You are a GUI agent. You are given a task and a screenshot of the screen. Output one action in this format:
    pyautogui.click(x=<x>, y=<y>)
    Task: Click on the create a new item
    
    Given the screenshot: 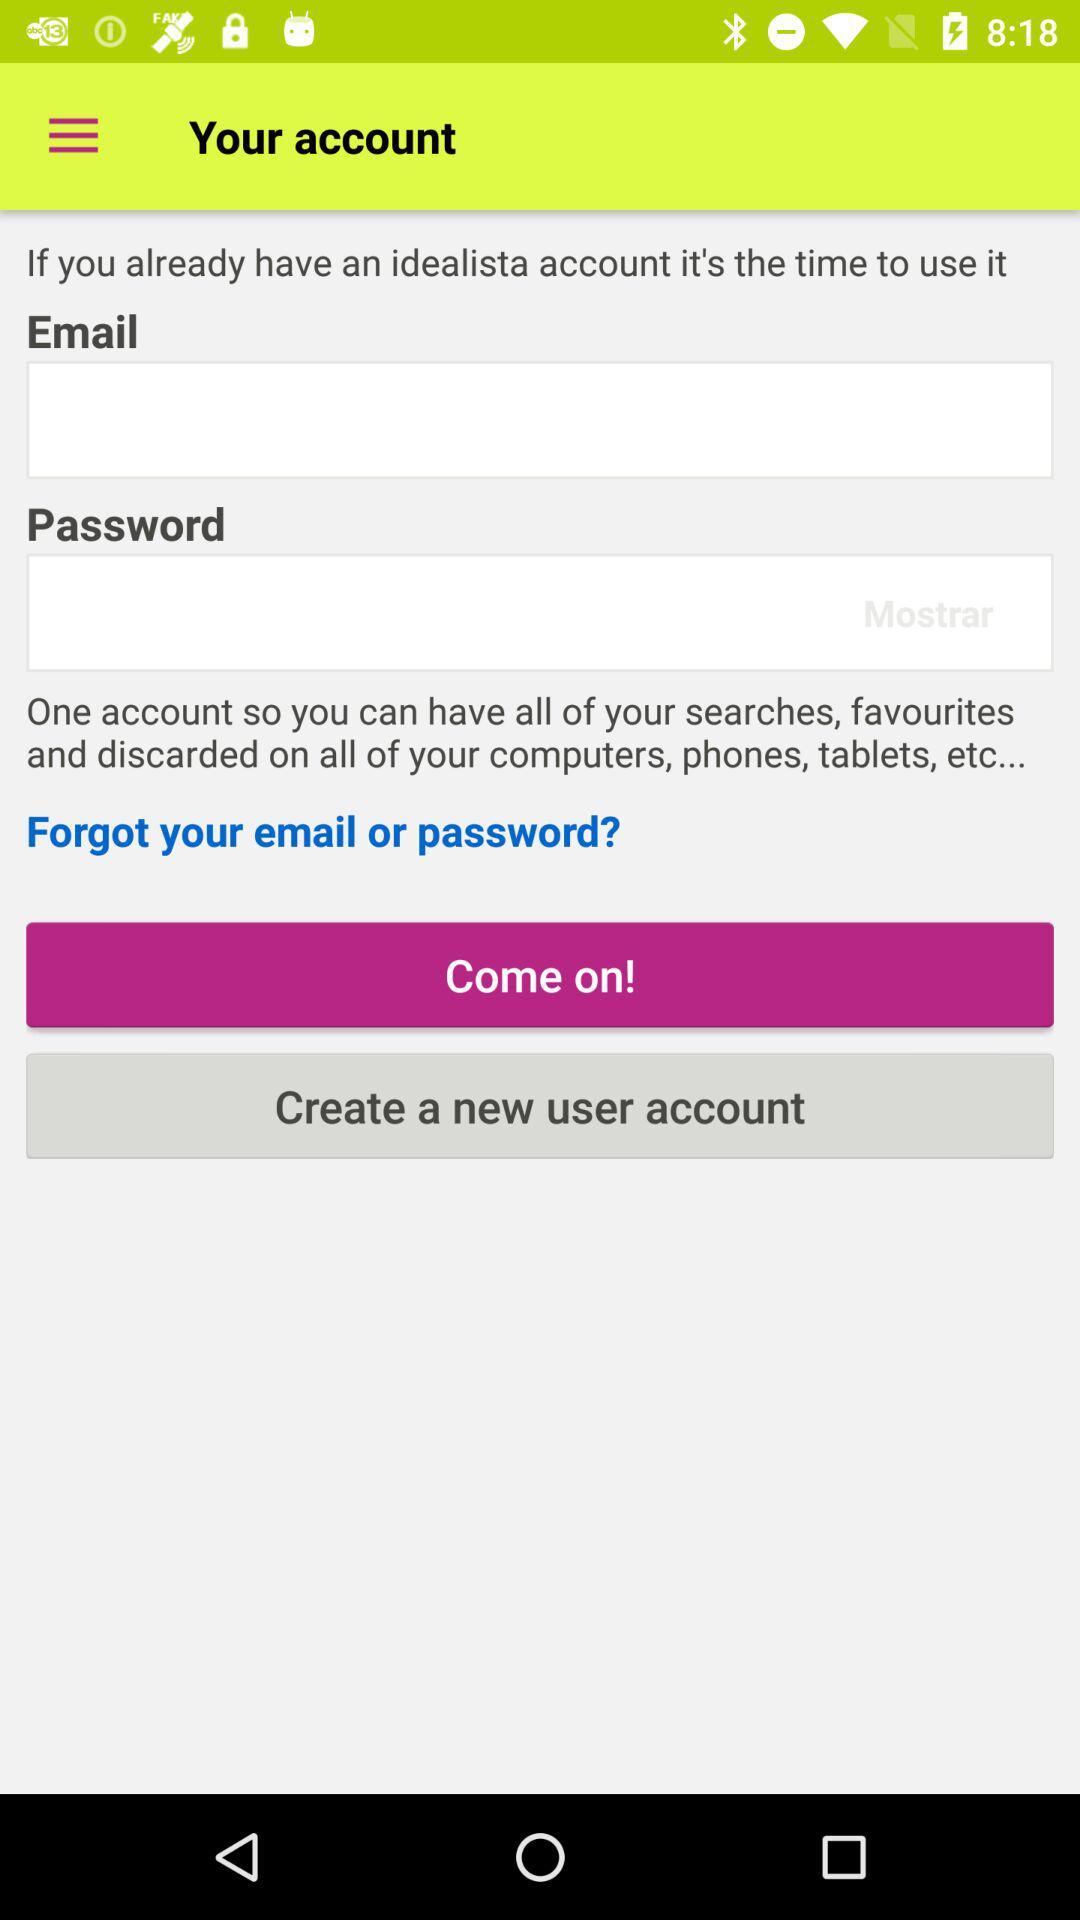 What is the action you would take?
    pyautogui.click(x=540, y=1105)
    